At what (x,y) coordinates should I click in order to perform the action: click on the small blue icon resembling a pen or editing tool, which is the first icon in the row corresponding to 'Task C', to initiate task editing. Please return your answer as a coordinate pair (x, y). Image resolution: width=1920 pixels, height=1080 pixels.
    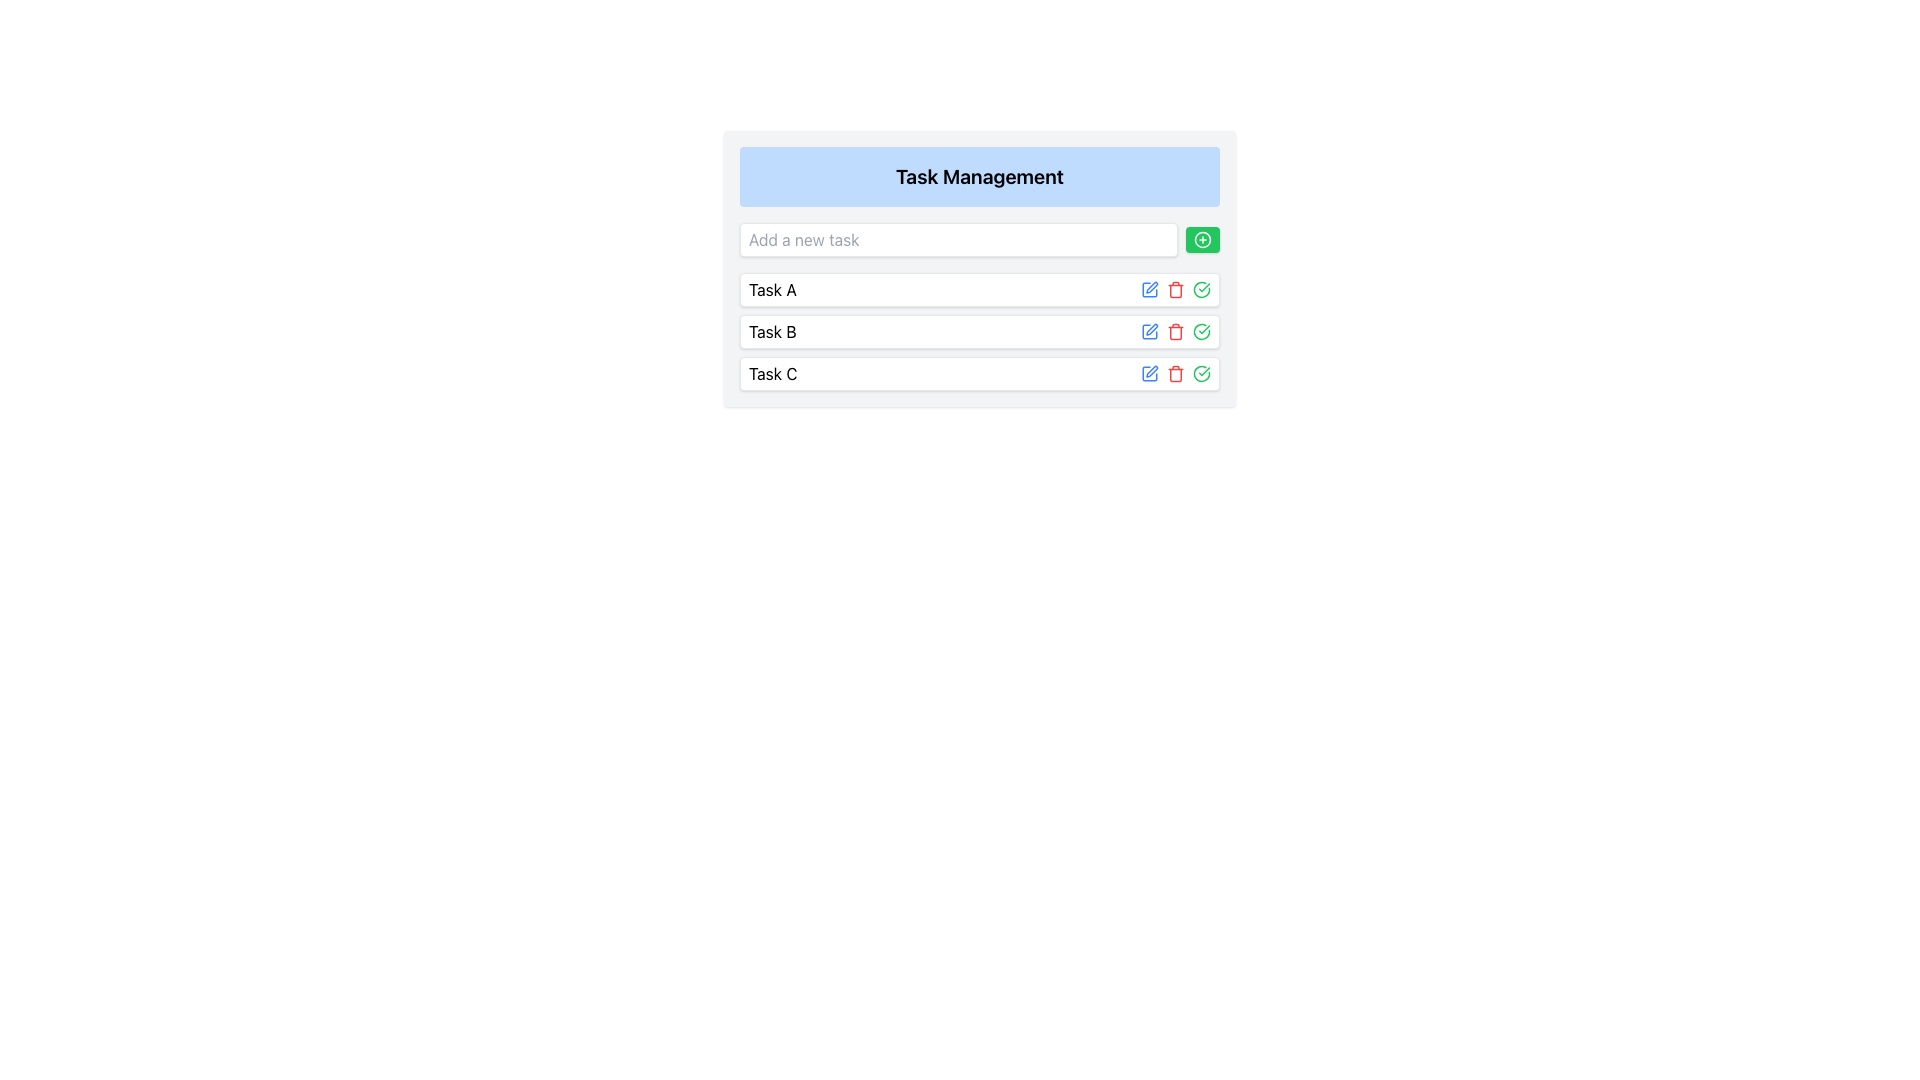
    Looking at the image, I should click on (1150, 374).